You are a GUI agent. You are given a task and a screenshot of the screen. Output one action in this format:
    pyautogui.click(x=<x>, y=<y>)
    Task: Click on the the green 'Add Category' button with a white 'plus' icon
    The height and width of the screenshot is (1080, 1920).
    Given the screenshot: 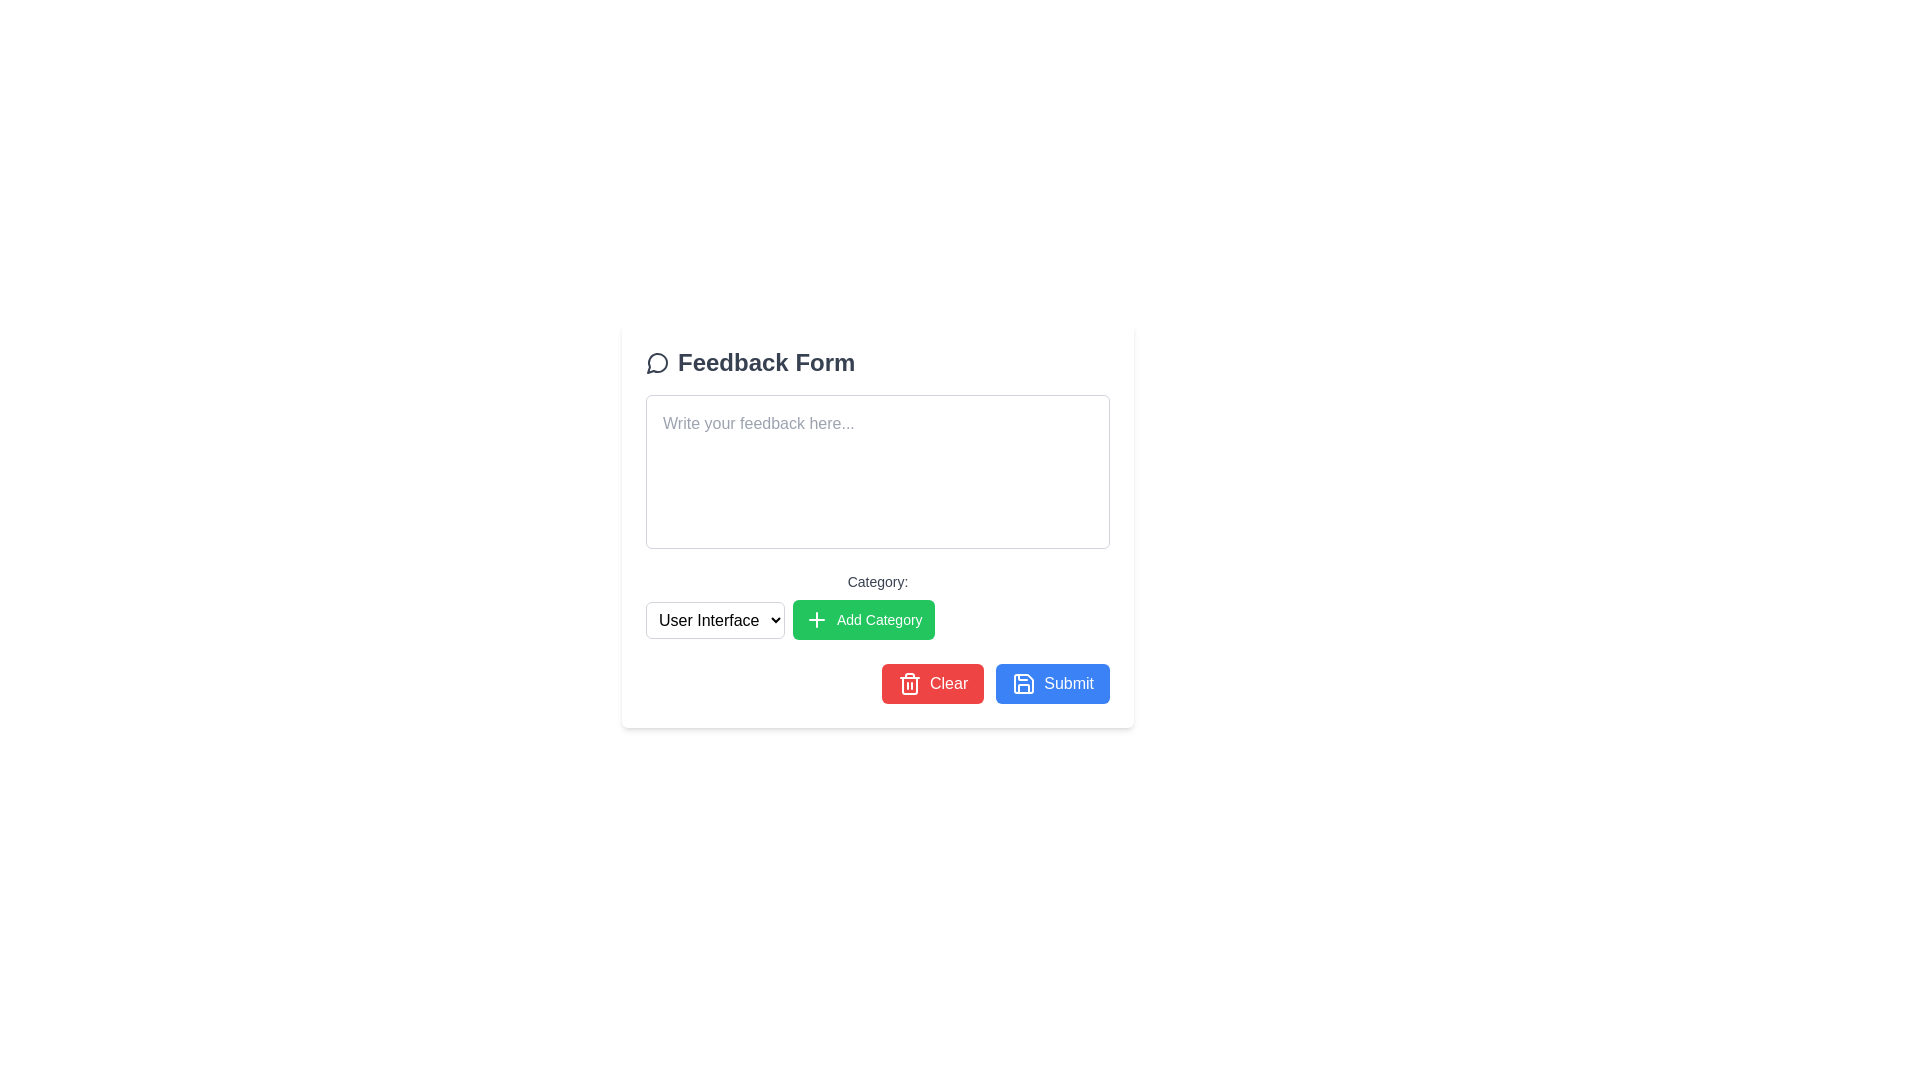 What is the action you would take?
    pyautogui.click(x=863, y=619)
    